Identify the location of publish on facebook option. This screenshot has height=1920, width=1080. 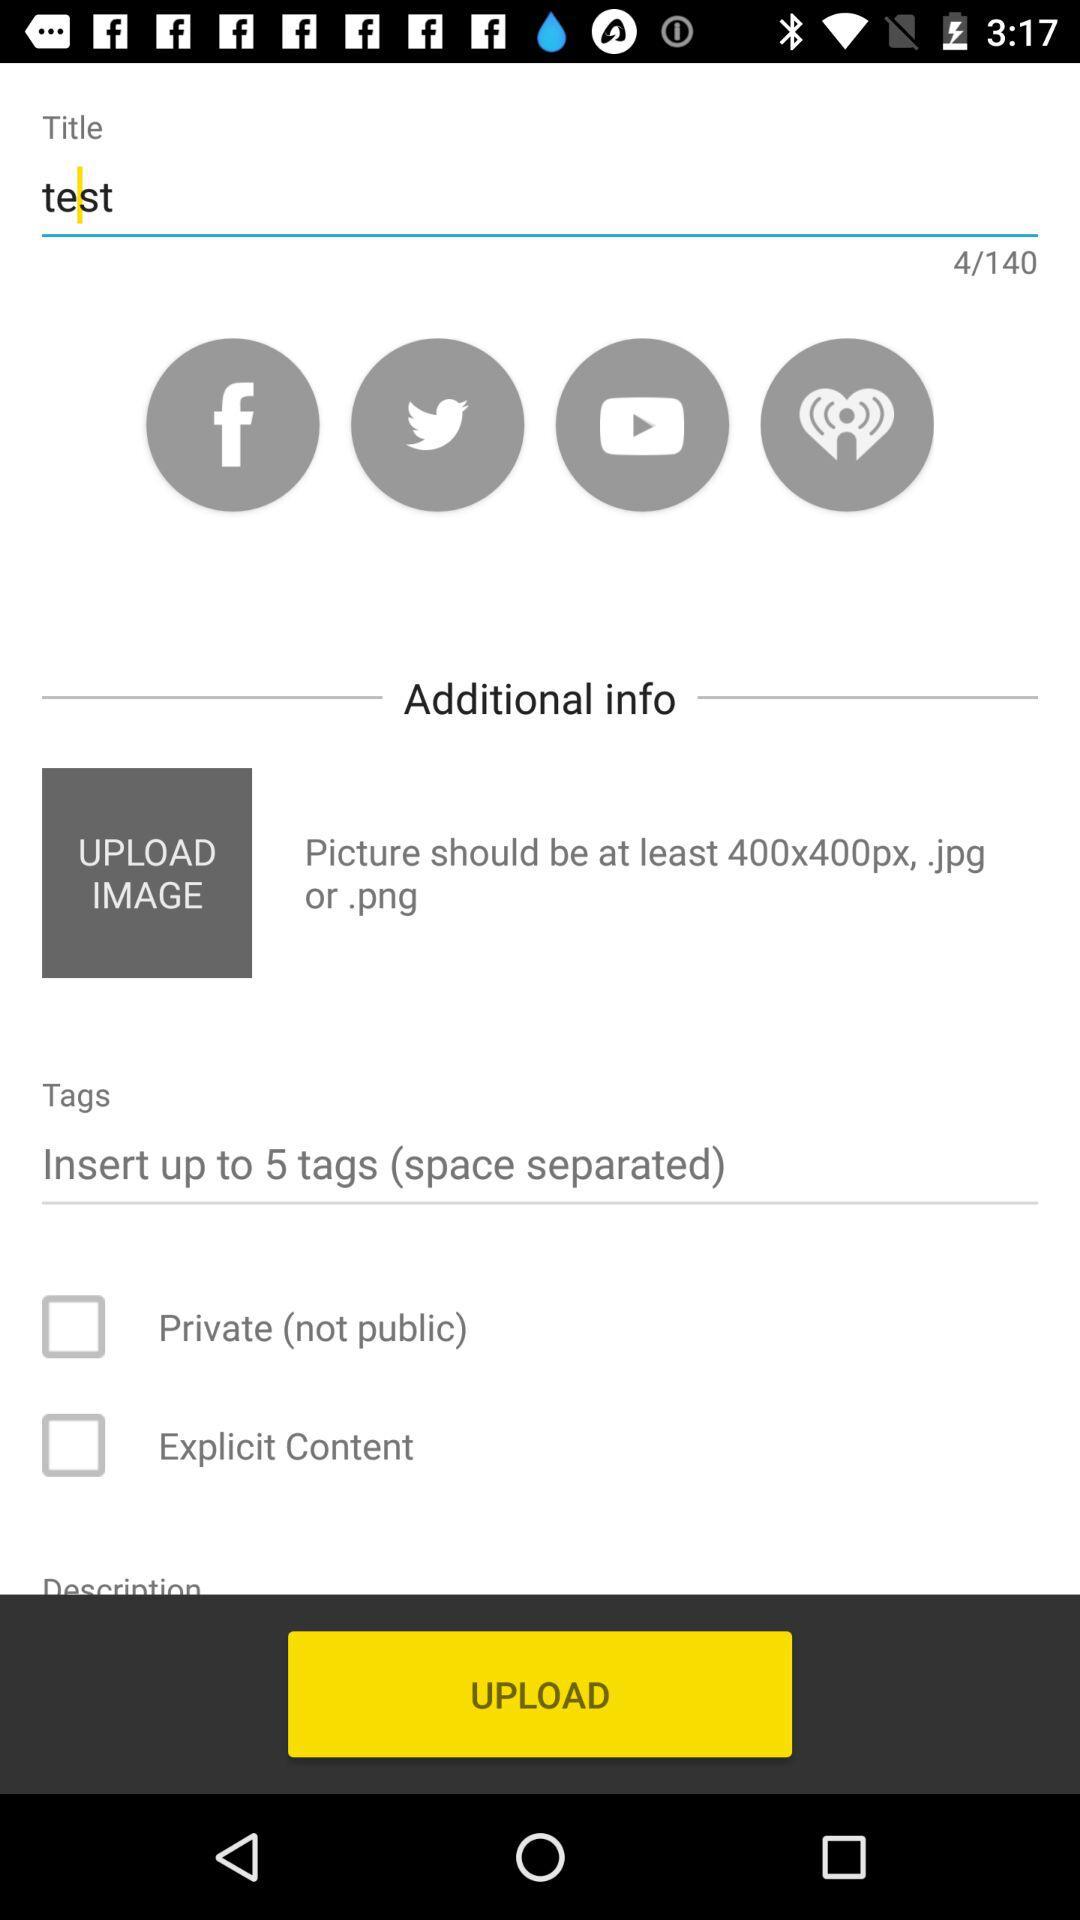
(231, 423).